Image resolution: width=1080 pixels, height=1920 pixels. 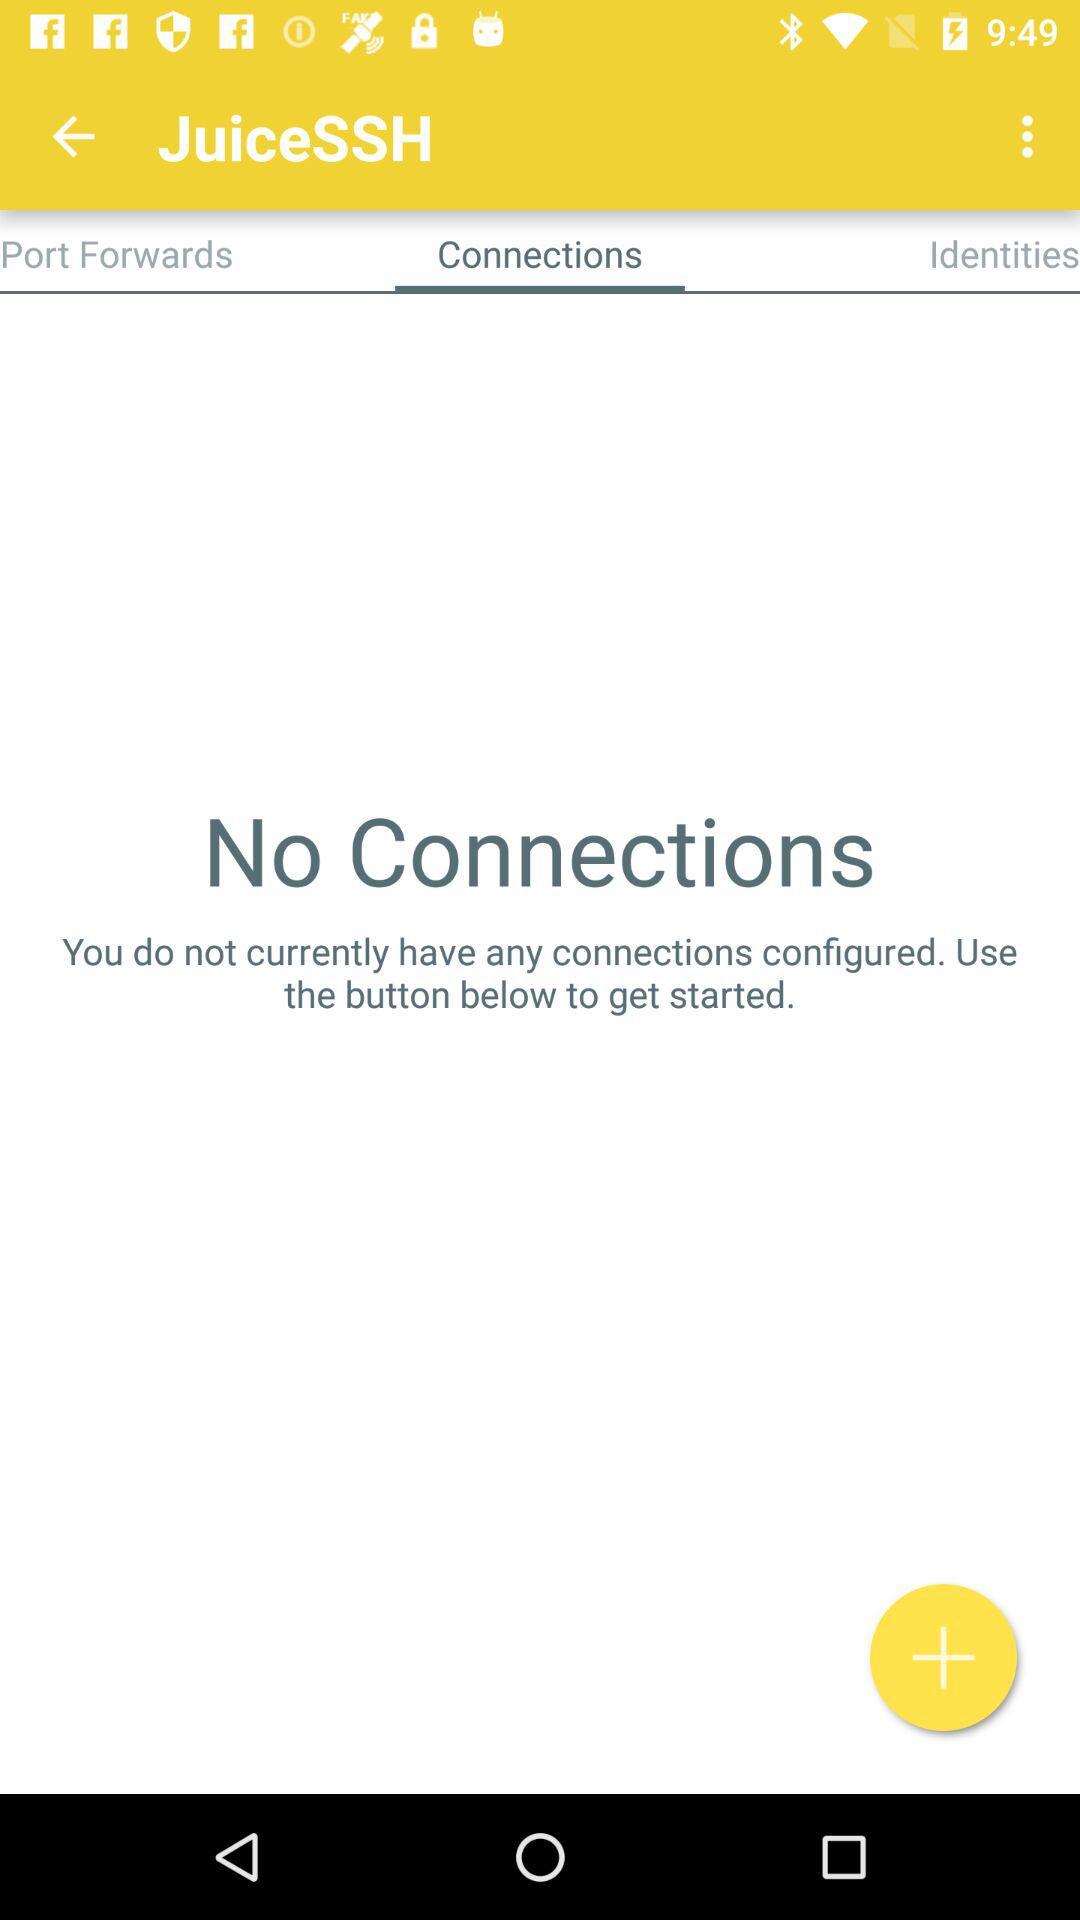 What do you see at coordinates (538, 849) in the screenshot?
I see `the icon above the you do not item` at bounding box center [538, 849].